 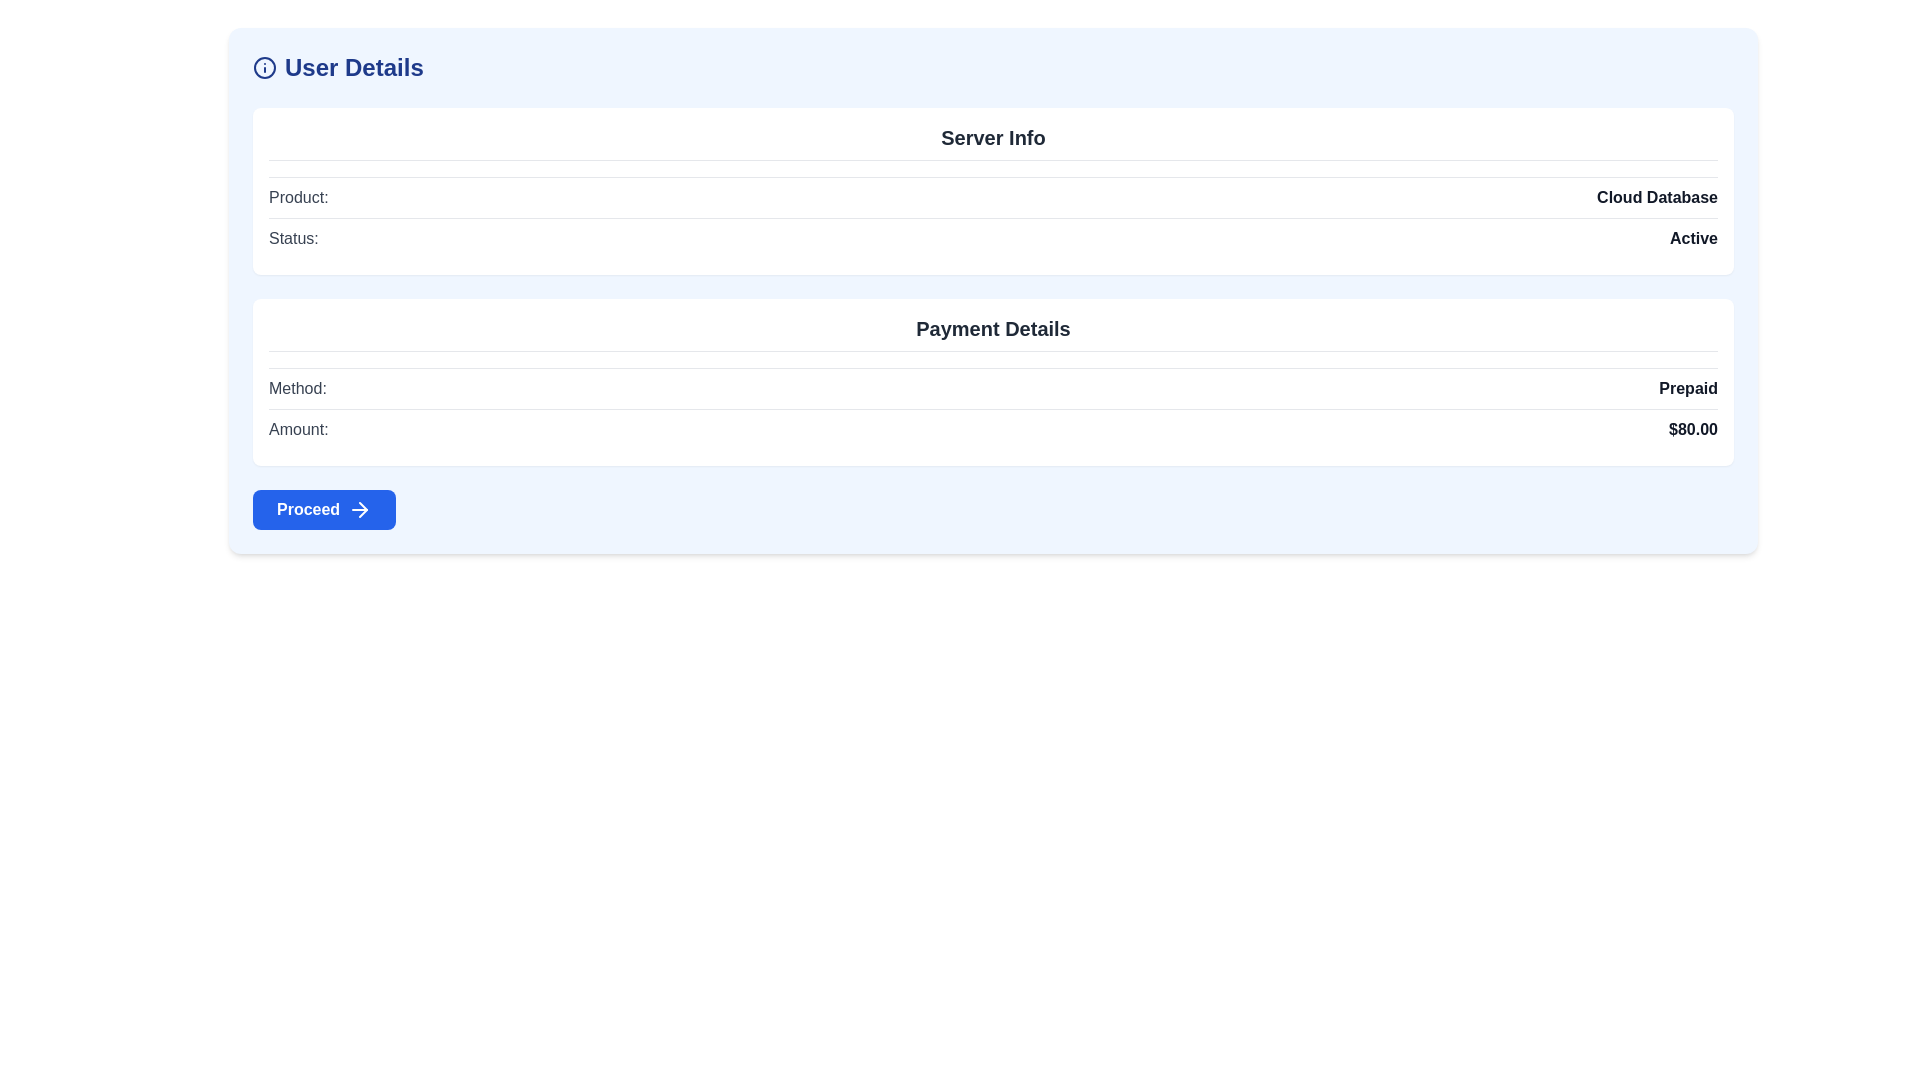 What do you see at coordinates (263, 67) in the screenshot?
I see `the SVG circle element that is part of the graphic adjacent to the title 'User Details'` at bounding box center [263, 67].